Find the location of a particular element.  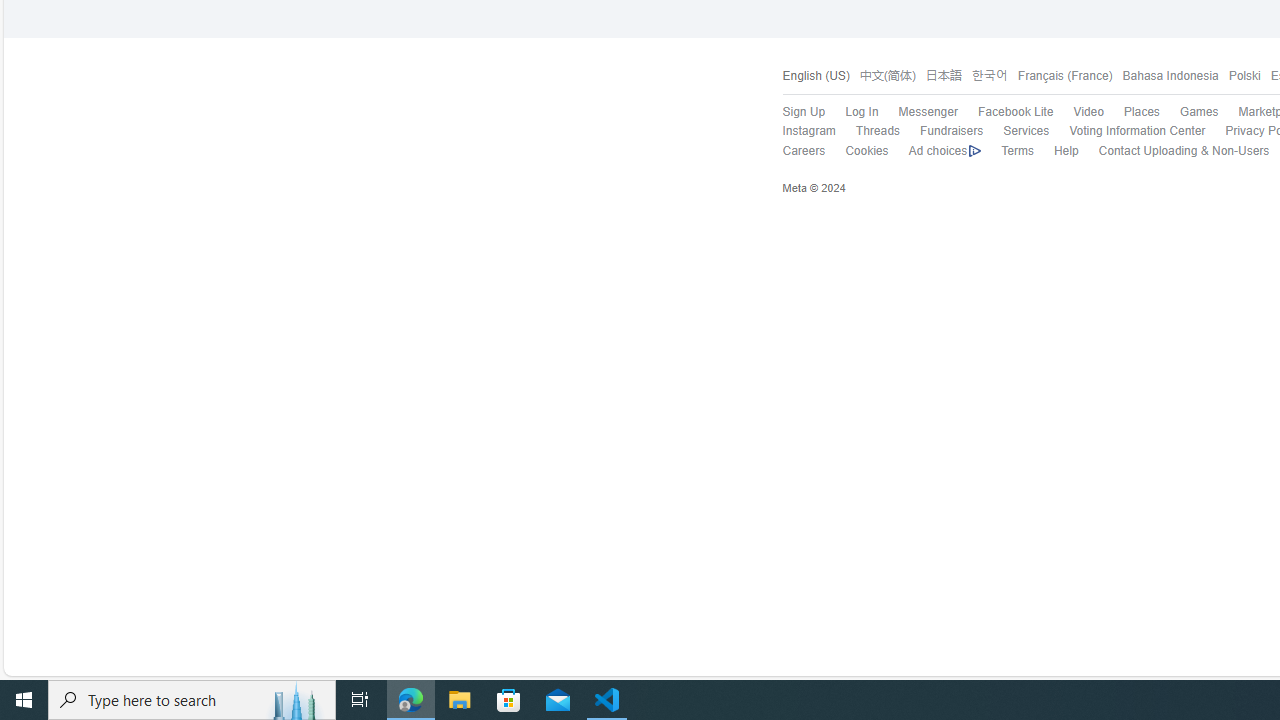

'Places' is located at coordinates (1141, 112).